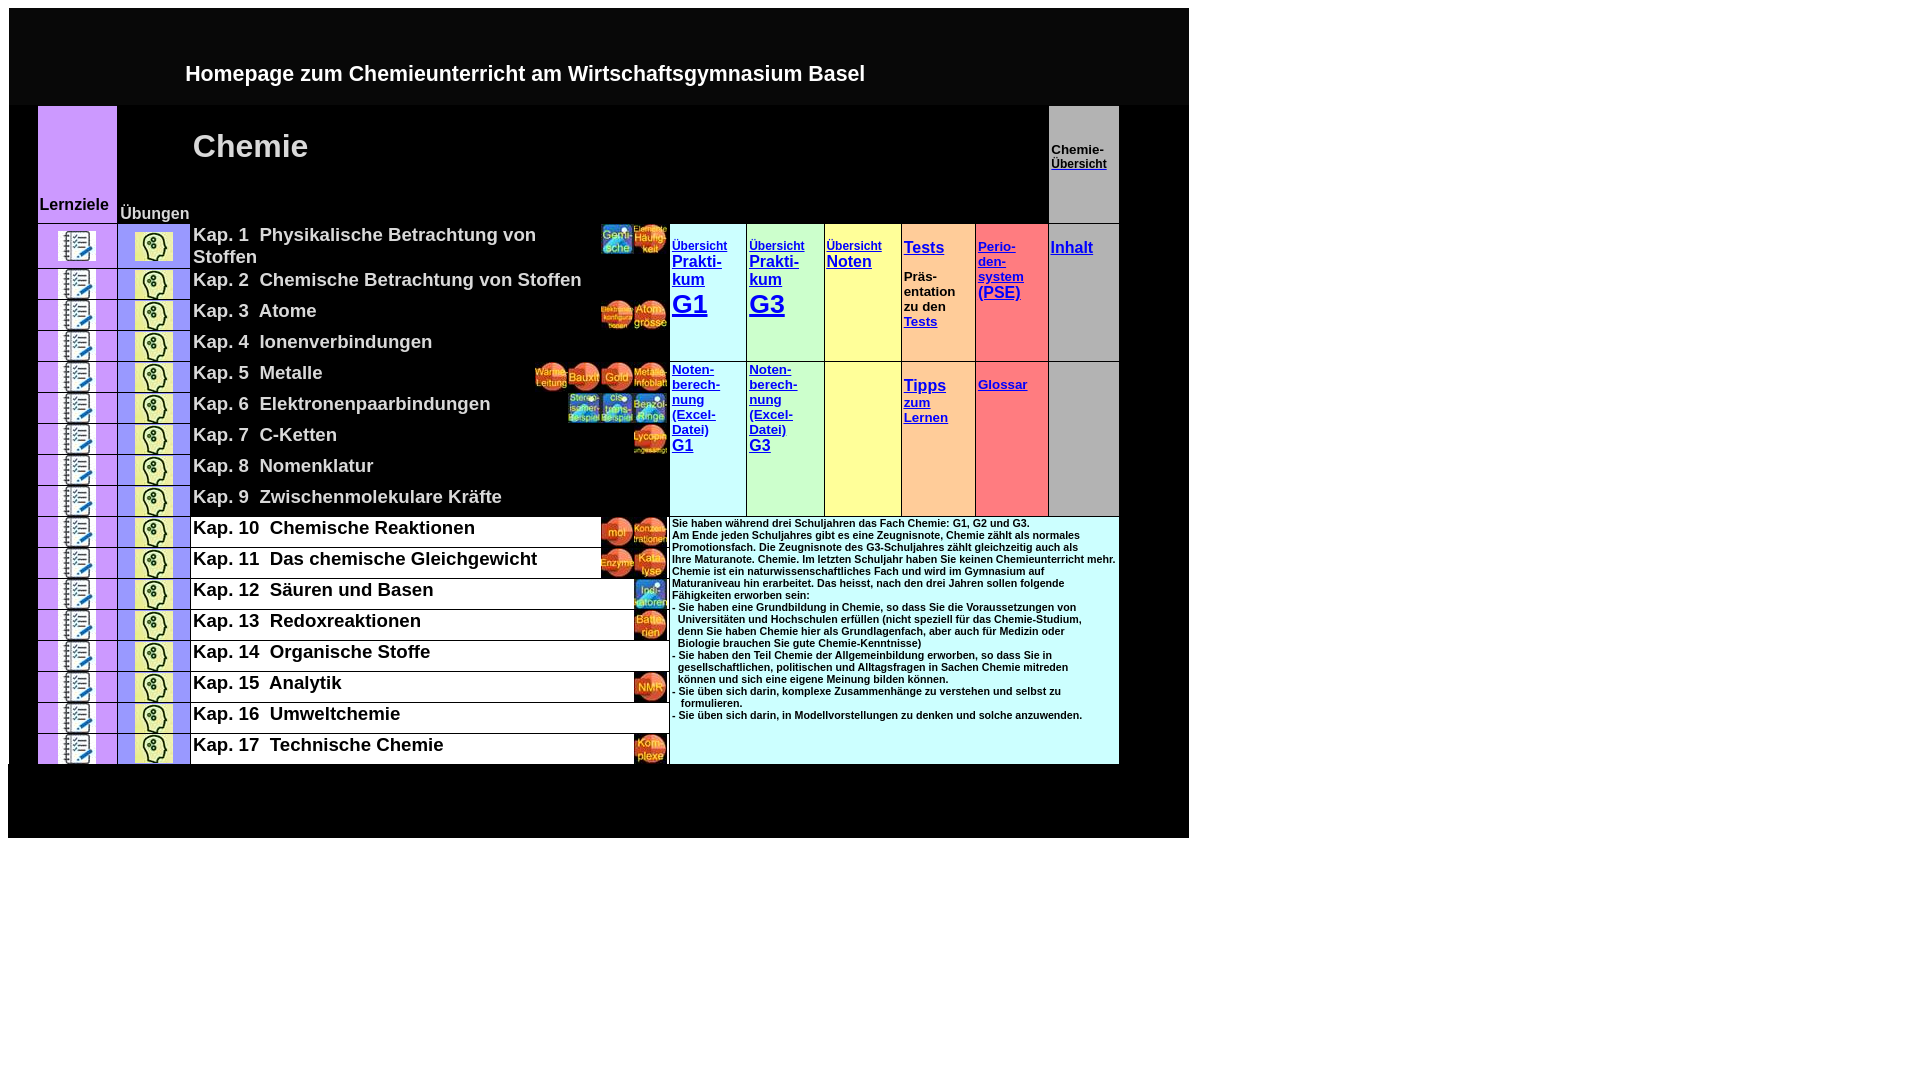 The width and height of the screenshot is (1920, 1080). Describe the element at coordinates (1003, 384) in the screenshot. I see `'Glossar'` at that location.